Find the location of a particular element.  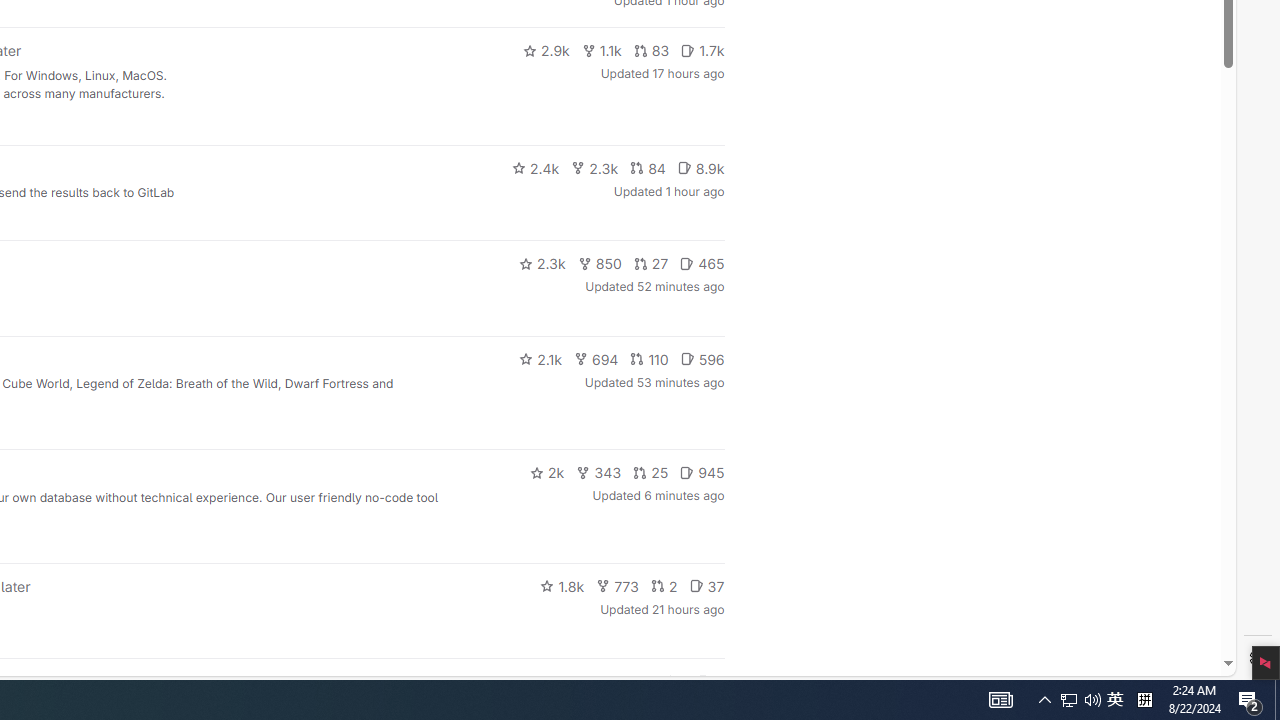

'27' is located at coordinates (651, 262).